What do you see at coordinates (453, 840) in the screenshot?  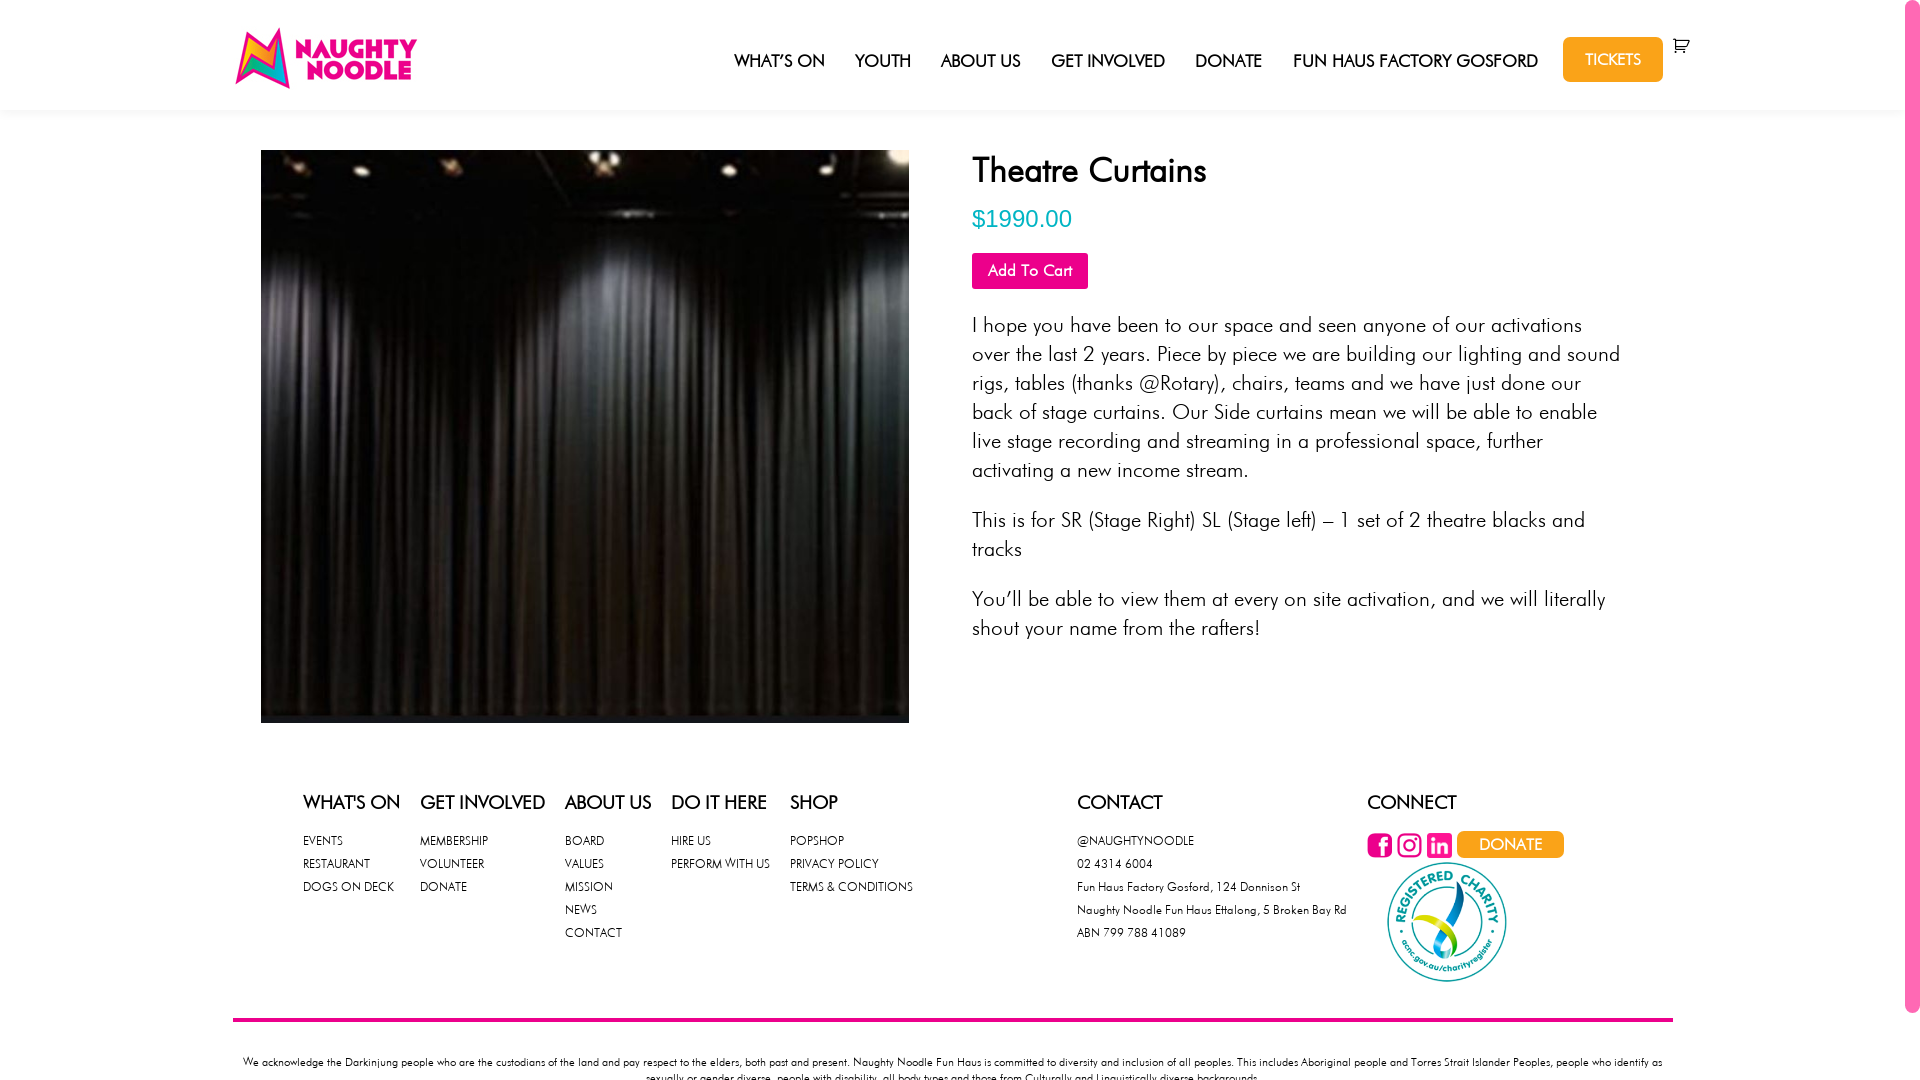 I see `'MEMBERSHIP'` at bounding box center [453, 840].